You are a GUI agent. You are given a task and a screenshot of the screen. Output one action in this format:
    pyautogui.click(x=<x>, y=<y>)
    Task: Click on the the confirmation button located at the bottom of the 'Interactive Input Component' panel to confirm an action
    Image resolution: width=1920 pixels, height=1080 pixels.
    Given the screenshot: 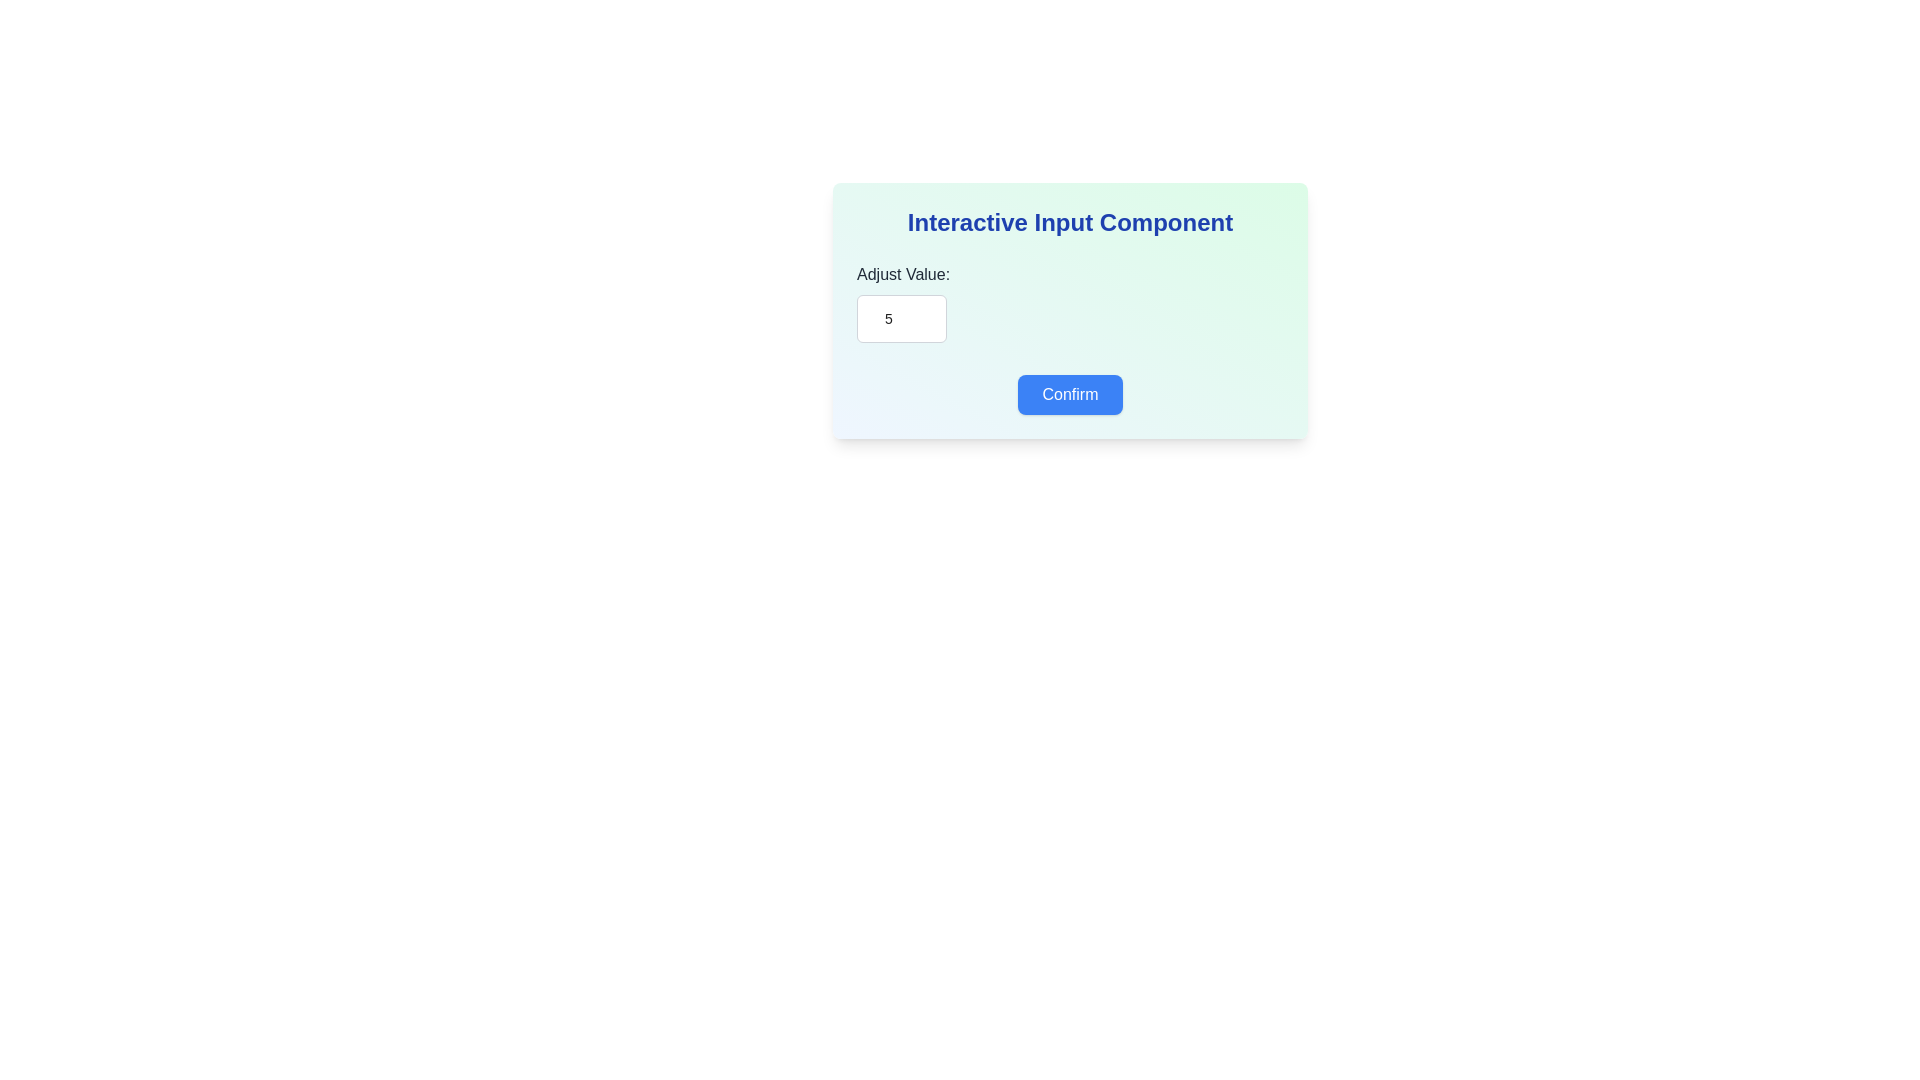 What is the action you would take?
    pyautogui.click(x=1069, y=394)
    